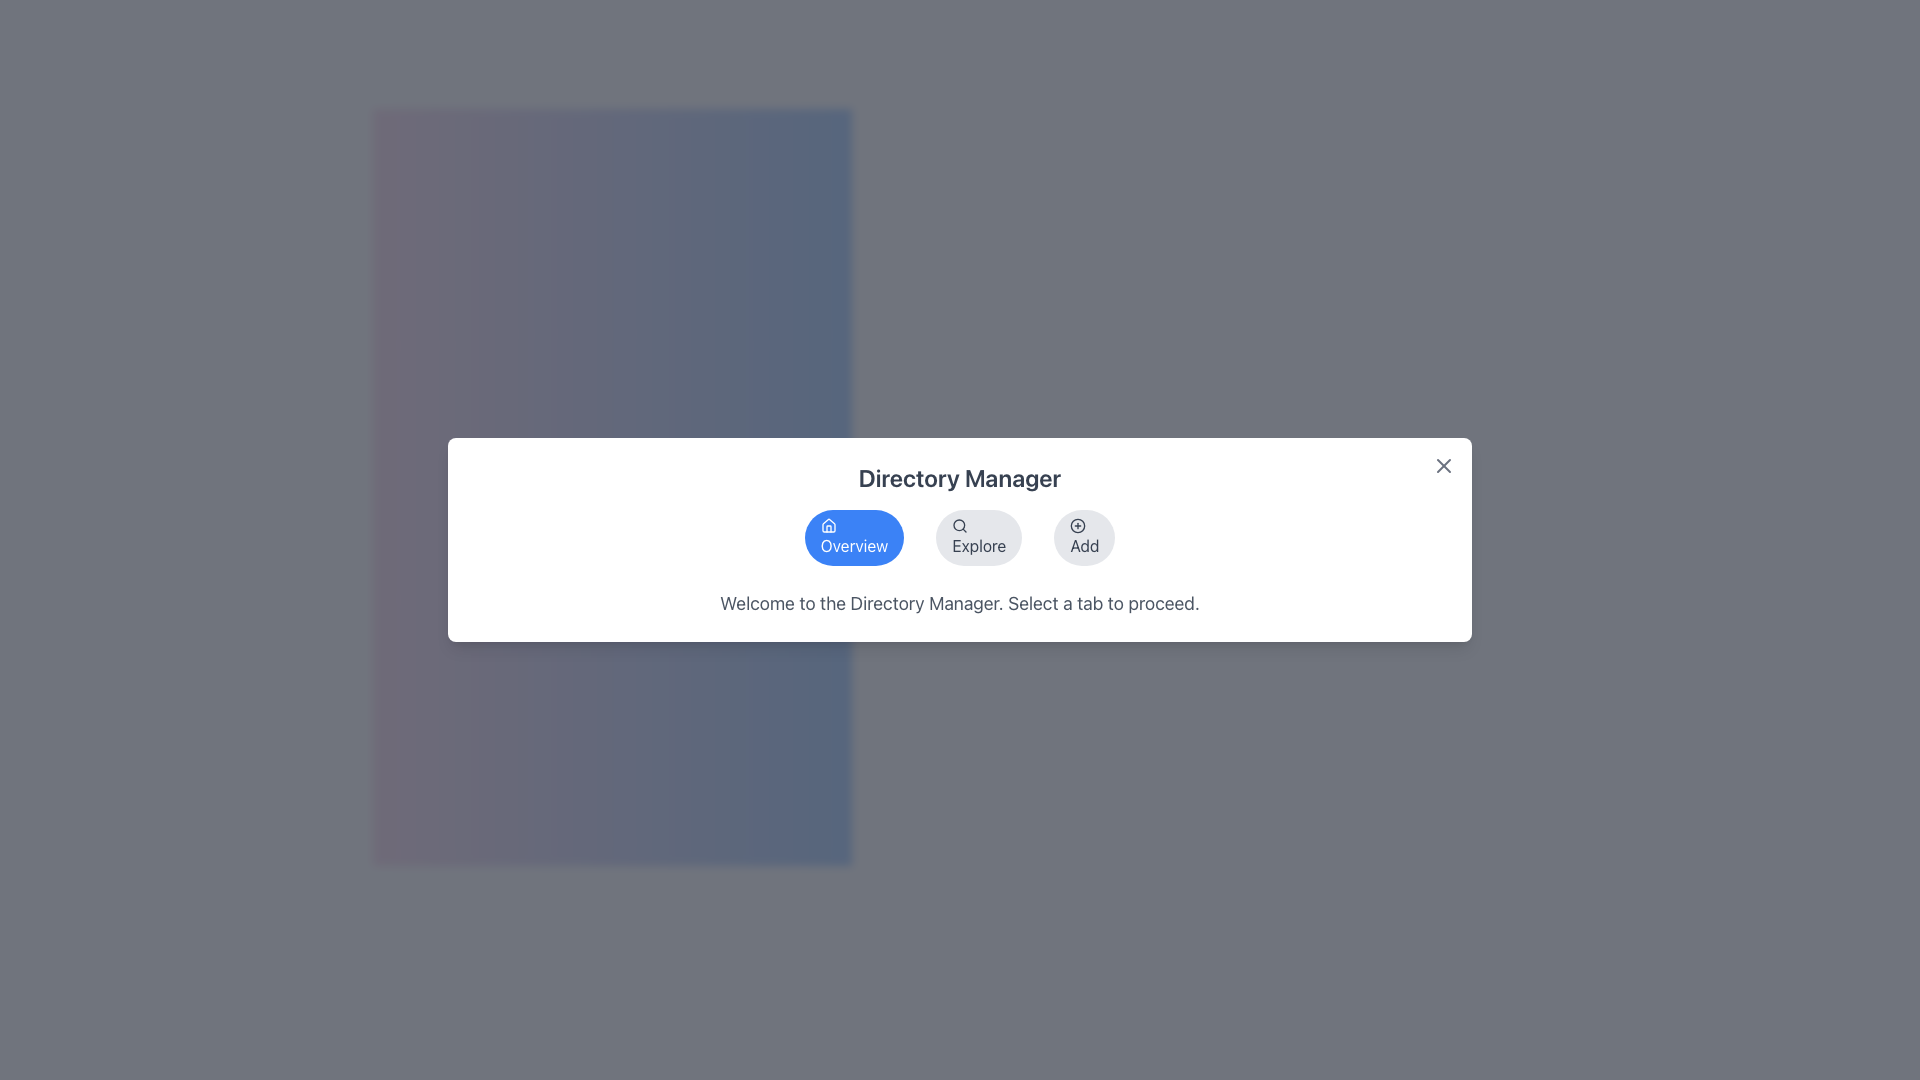 Image resolution: width=1920 pixels, height=1080 pixels. Describe the element at coordinates (828, 524) in the screenshot. I see `the house-like icon within the blue circular button labeled 'Overview'` at that location.